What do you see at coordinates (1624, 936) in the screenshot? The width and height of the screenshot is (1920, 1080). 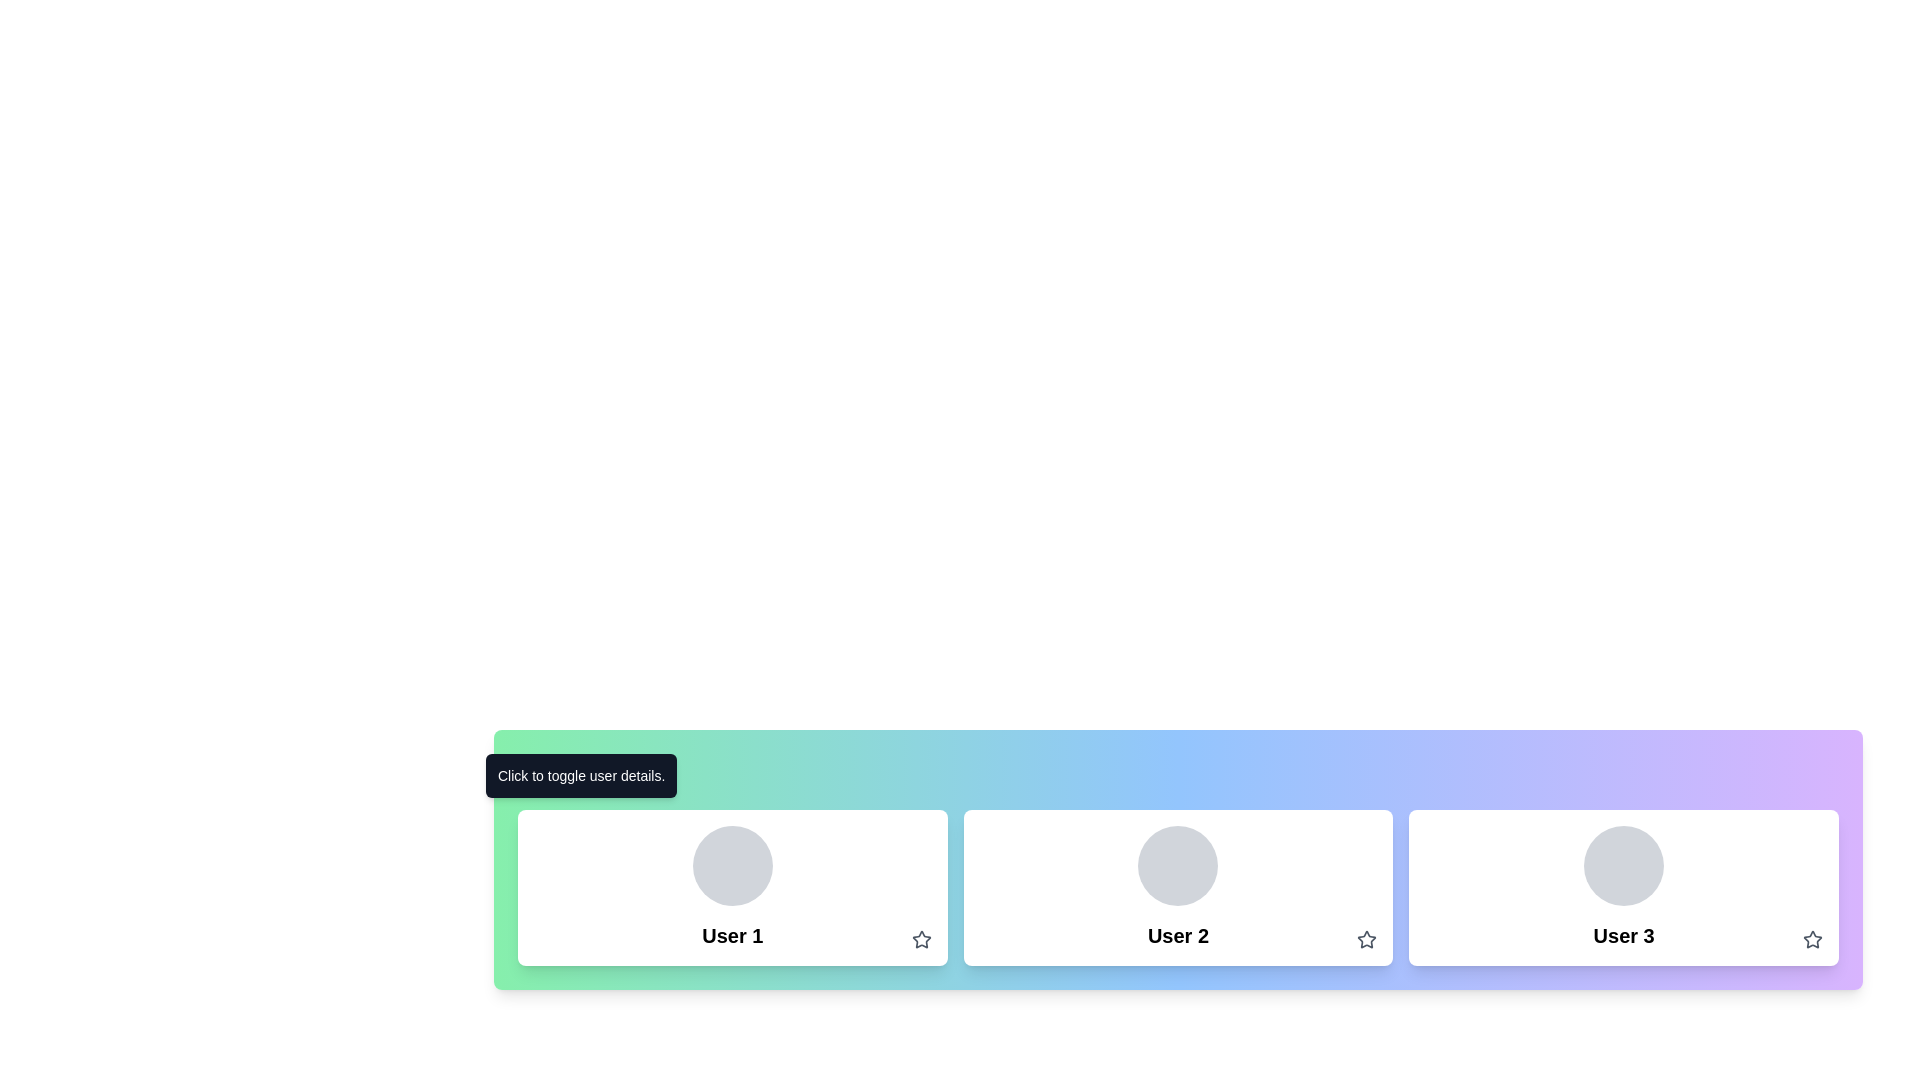 I see `the text label displaying 'User 3' which is centrally aligned within its card, located beneath a circular user profile picture in the third card from the left` at bounding box center [1624, 936].